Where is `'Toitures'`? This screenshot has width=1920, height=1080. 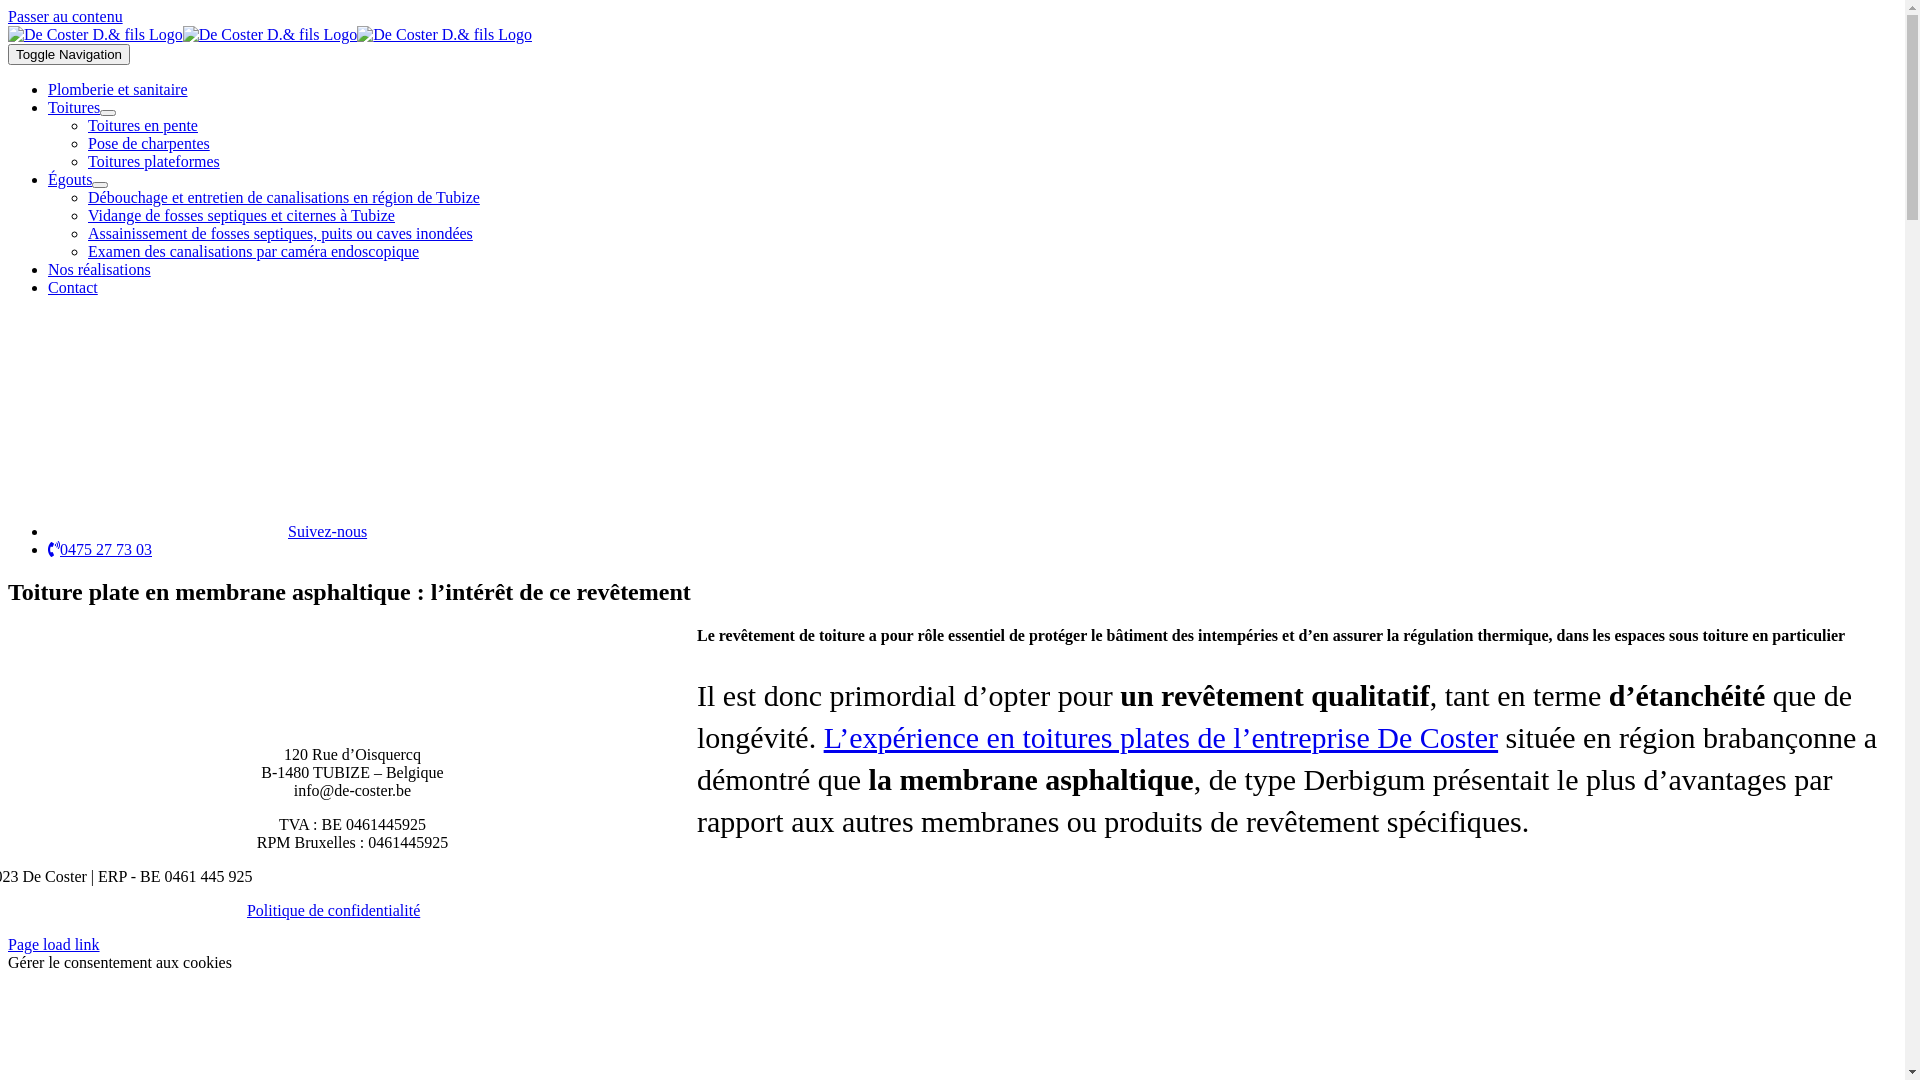
'Toitures' is located at coordinates (73, 107).